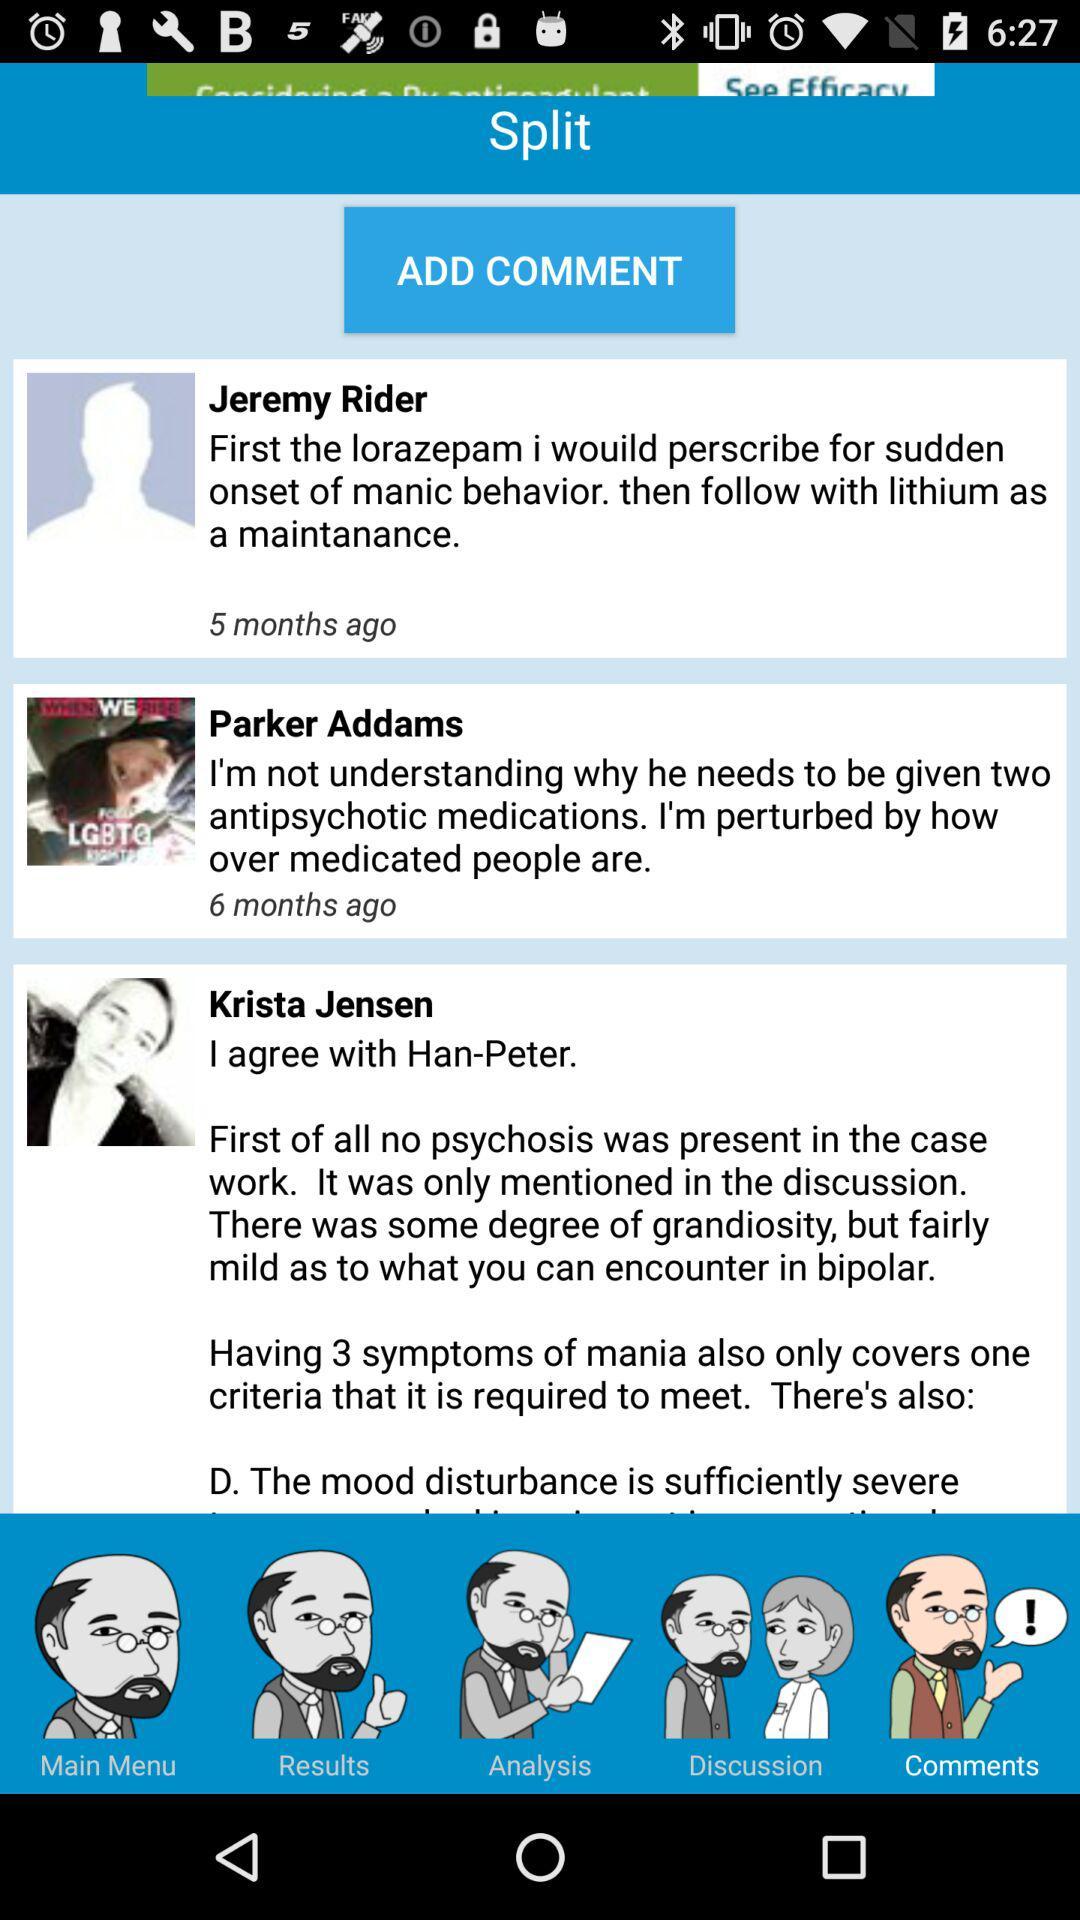 This screenshot has width=1080, height=1920. What do you see at coordinates (630, 814) in the screenshot?
I see `the icon below the parker addams app` at bounding box center [630, 814].